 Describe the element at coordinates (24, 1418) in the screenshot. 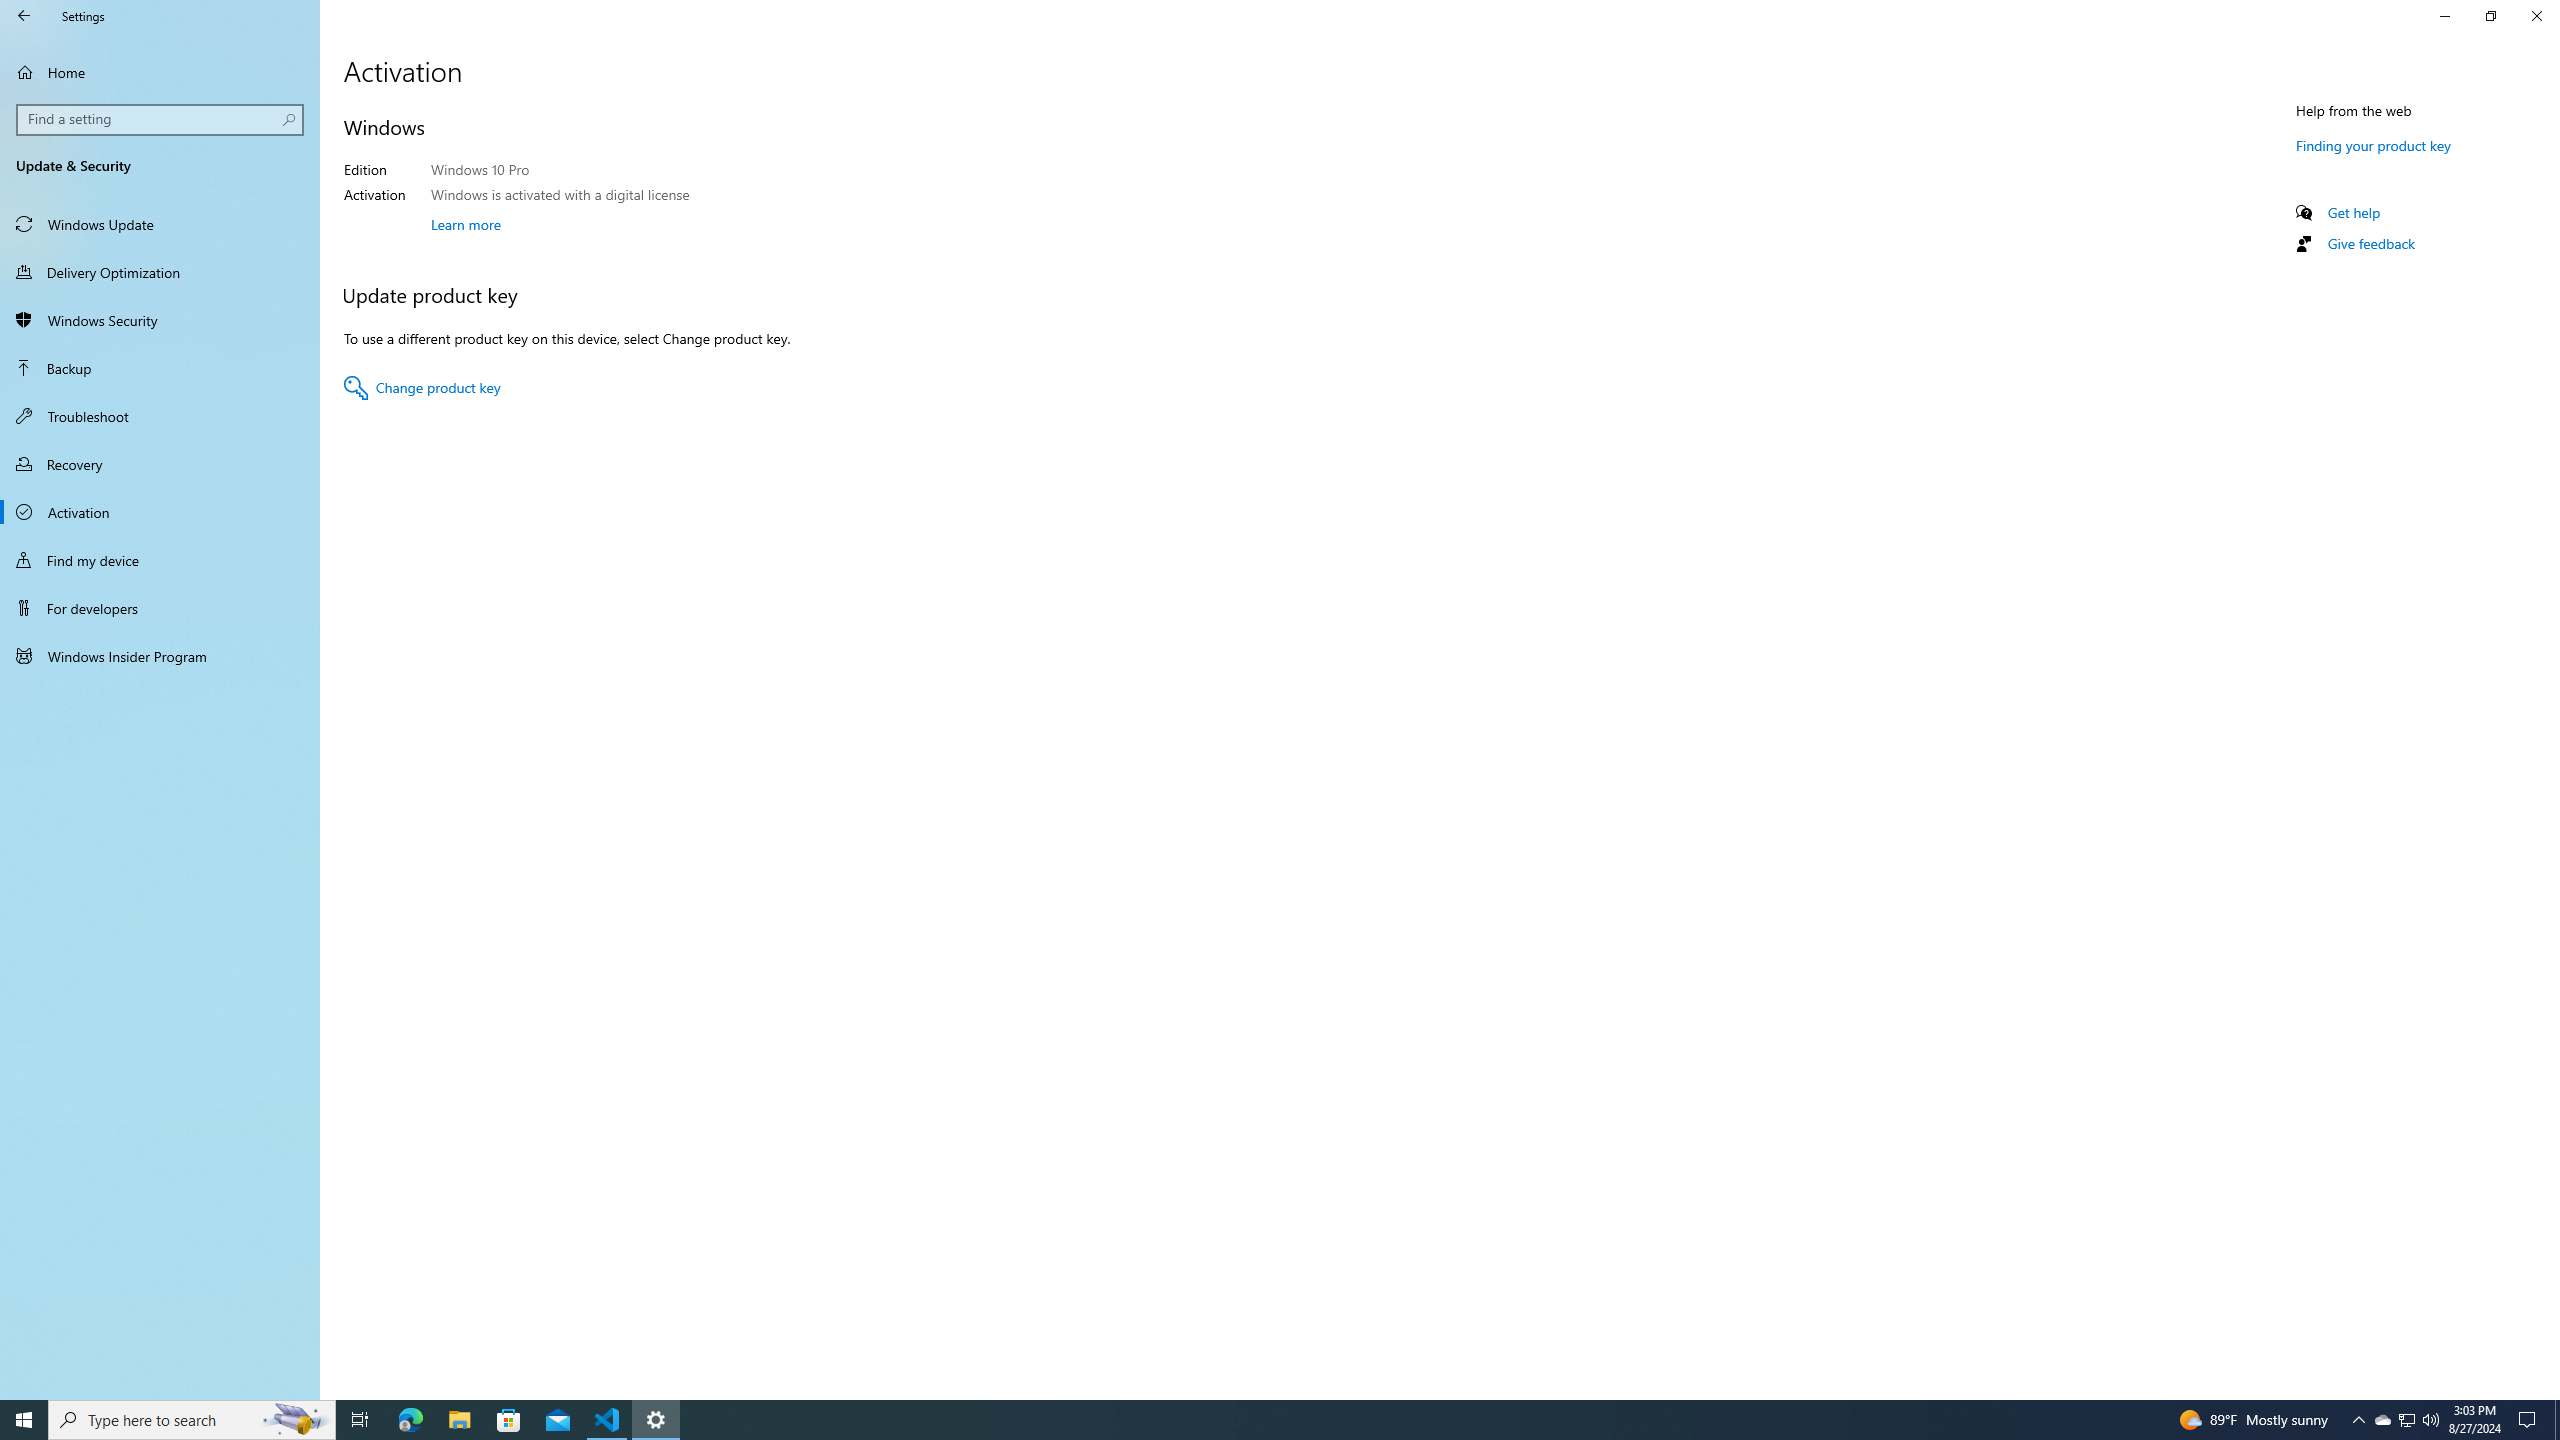

I see `'Start'` at that location.